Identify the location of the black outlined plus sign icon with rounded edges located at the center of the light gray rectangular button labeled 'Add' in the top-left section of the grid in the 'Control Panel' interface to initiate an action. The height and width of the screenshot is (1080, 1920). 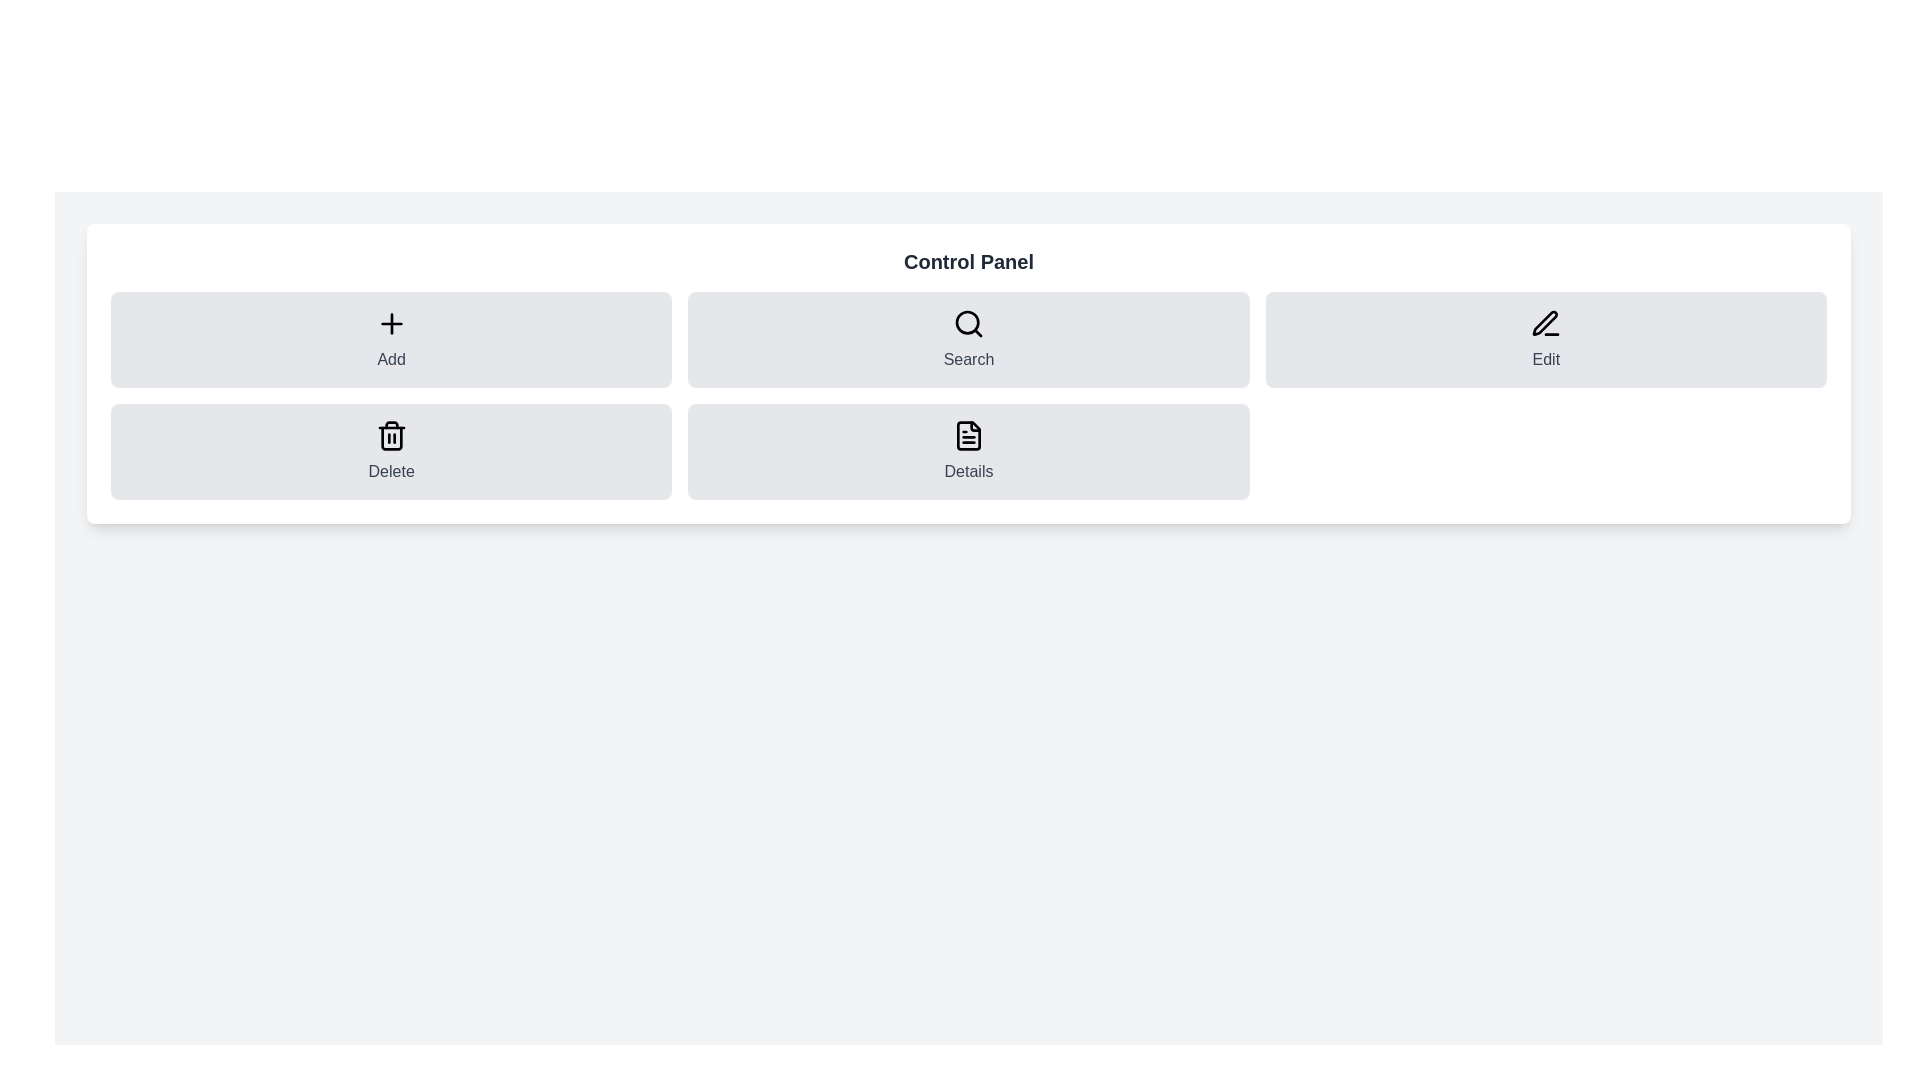
(391, 323).